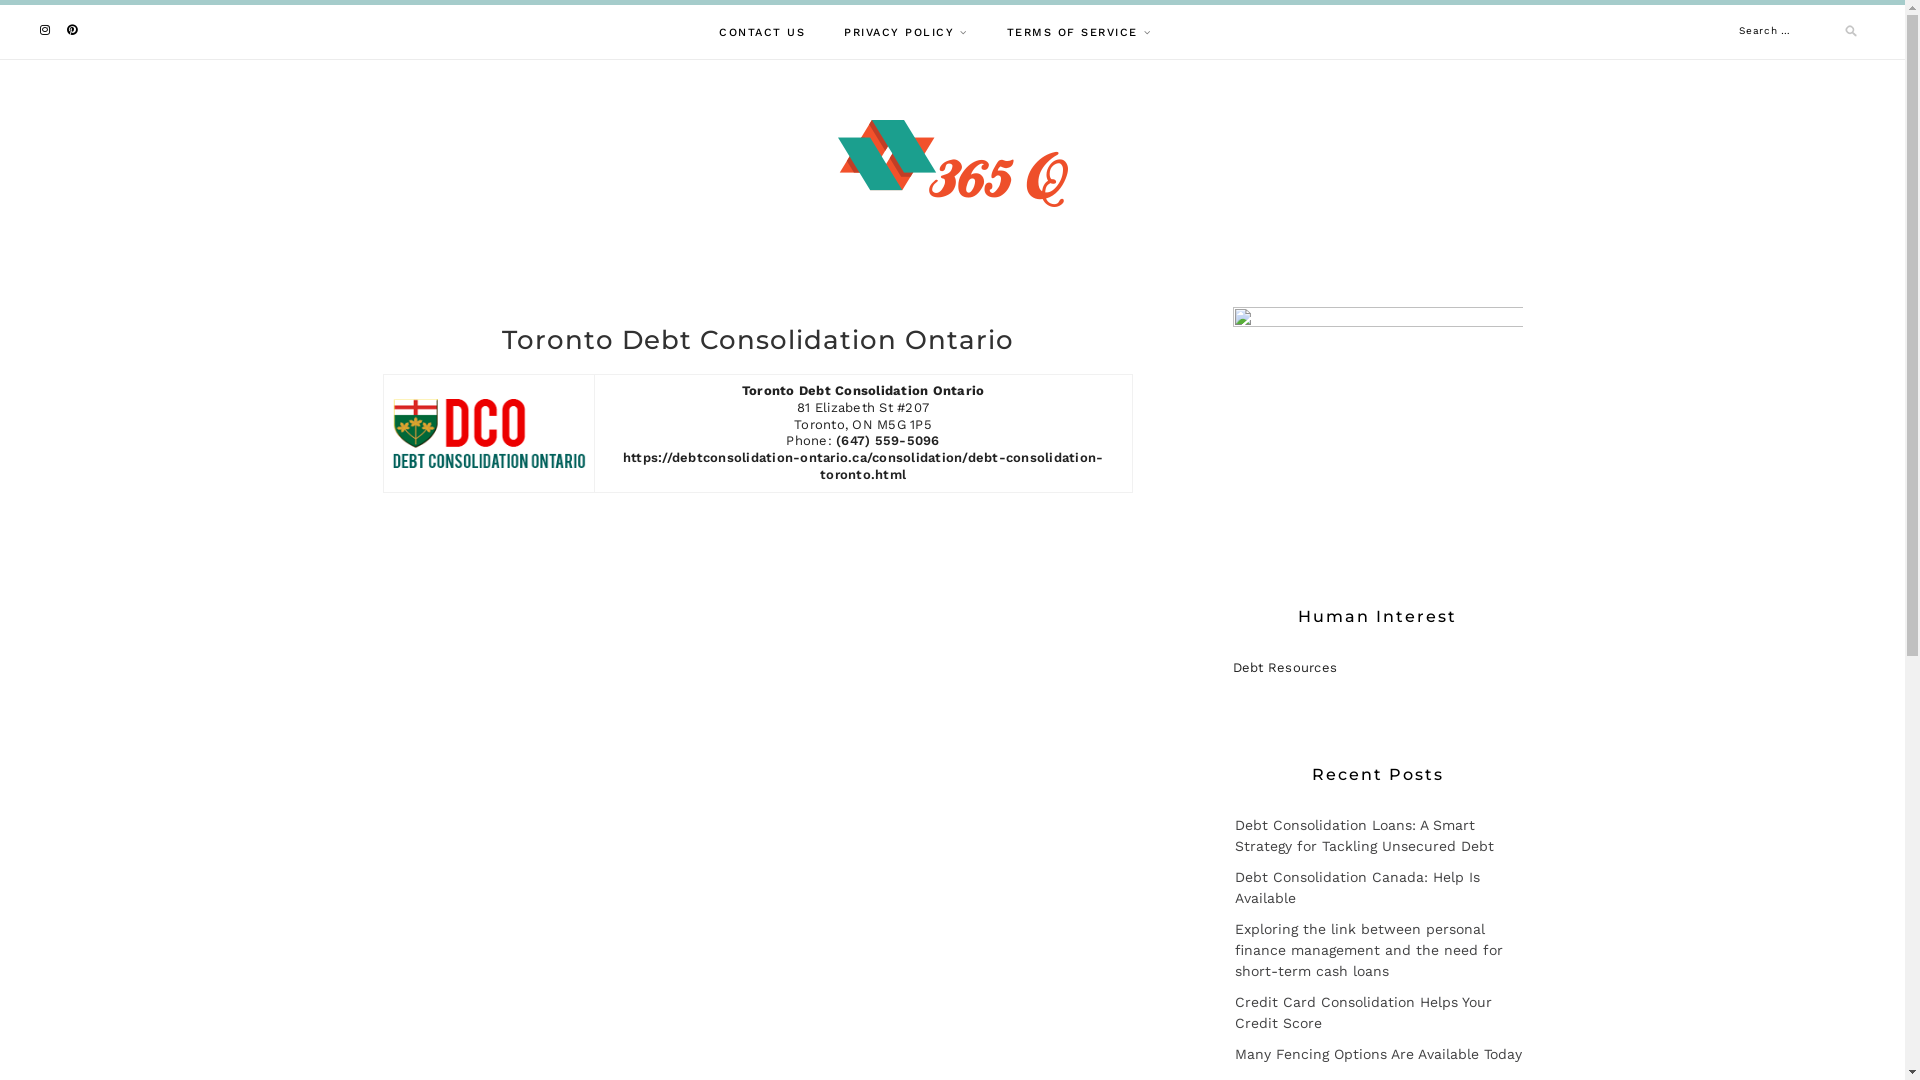 This screenshot has width=1920, height=1080. I want to click on 'Debt Consolidation Canada: Help Is Available', so click(1356, 886).